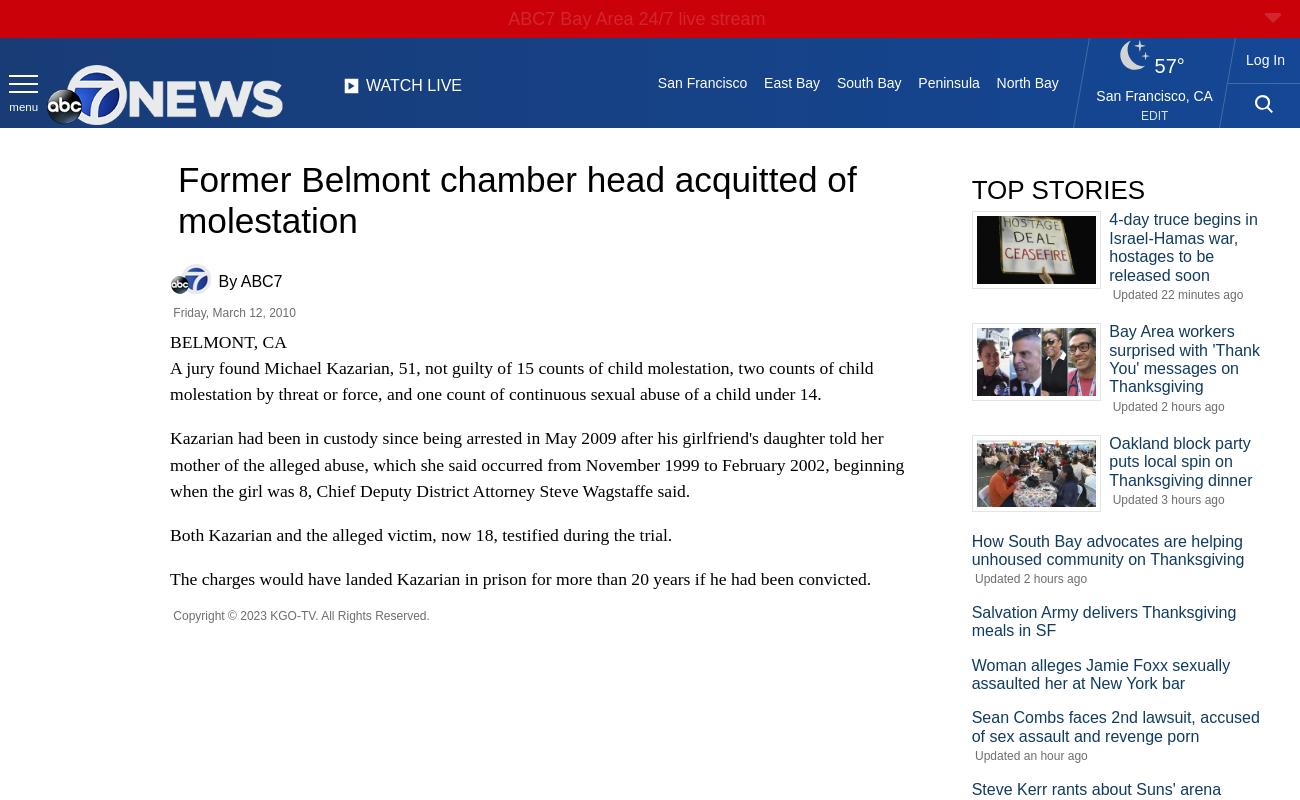  What do you see at coordinates (641, 59) in the screenshot?
I see `'Watch Now'` at bounding box center [641, 59].